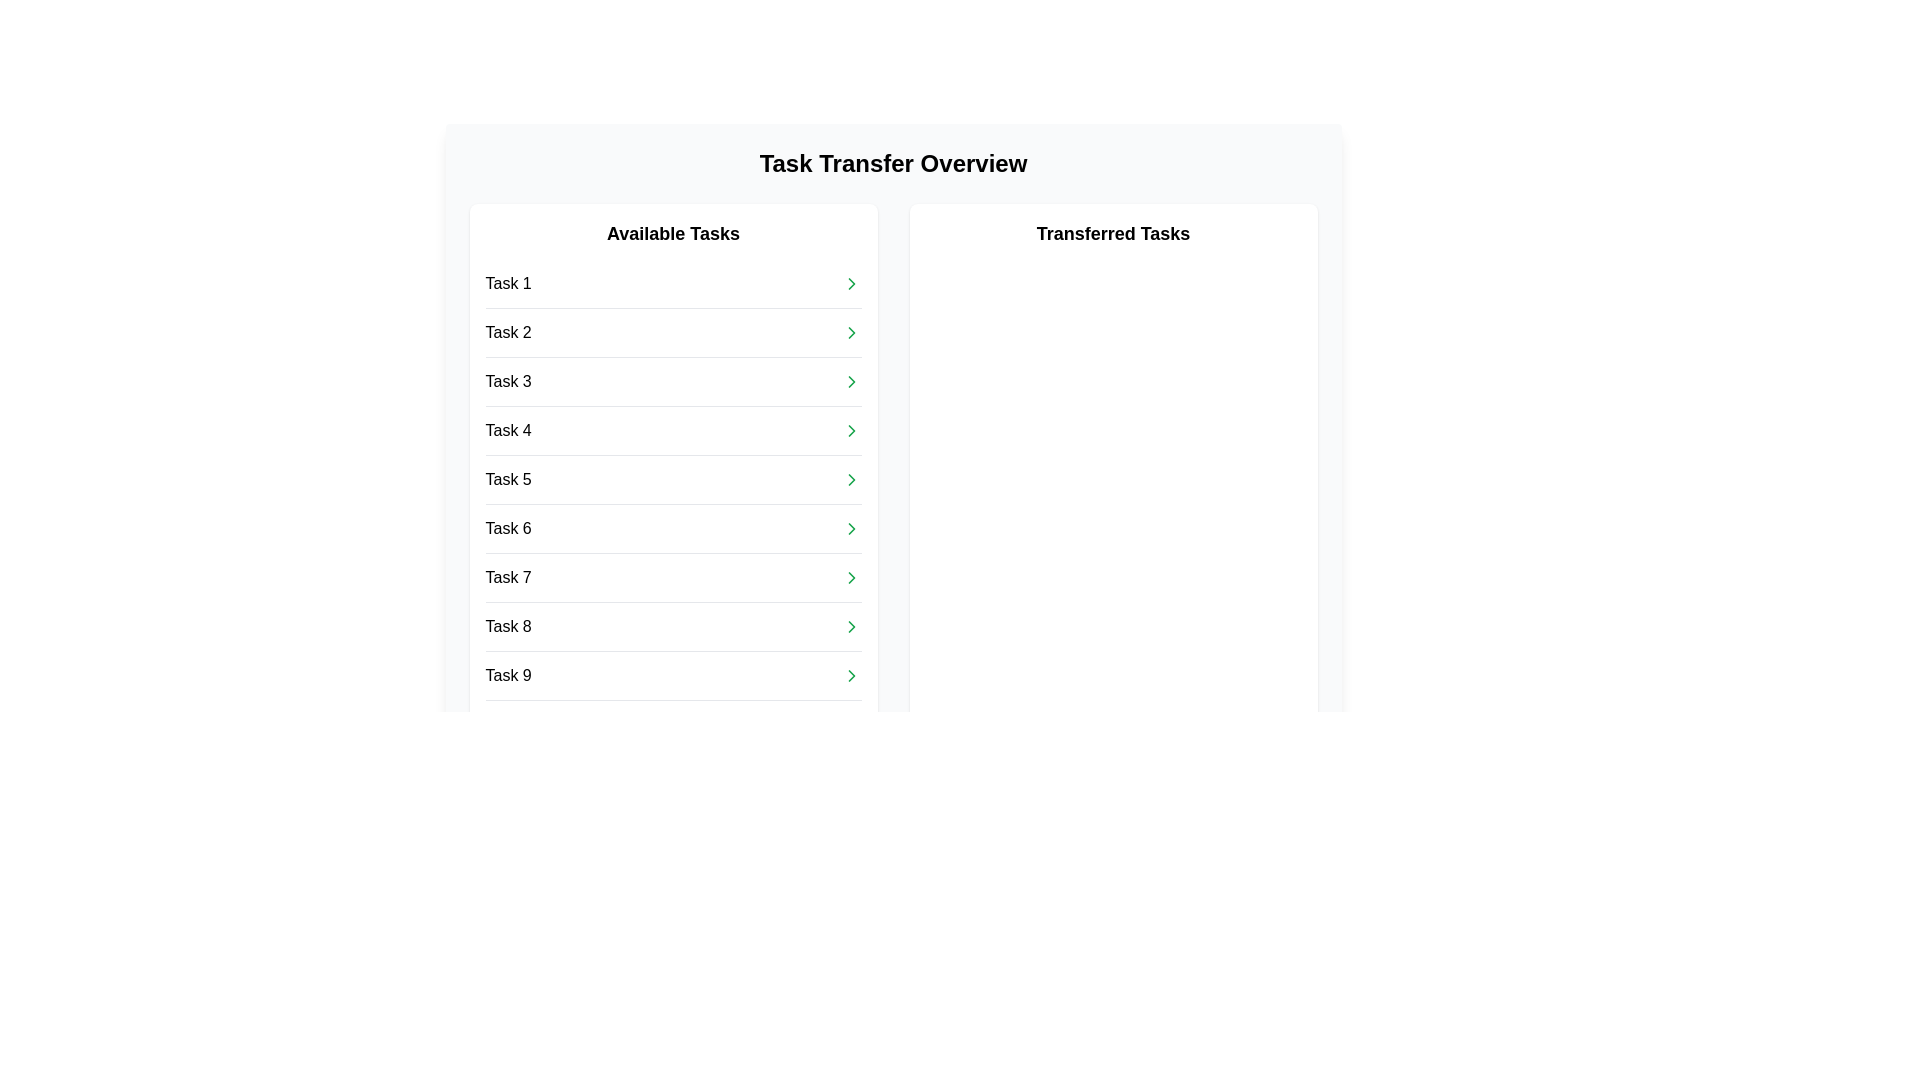 The height and width of the screenshot is (1080, 1920). Describe the element at coordinates (508, 675) in the screenshot. I see `the text label displaying 'Task 9' in black font, which is the last entry in the 'Available Tasks' list` at that location.